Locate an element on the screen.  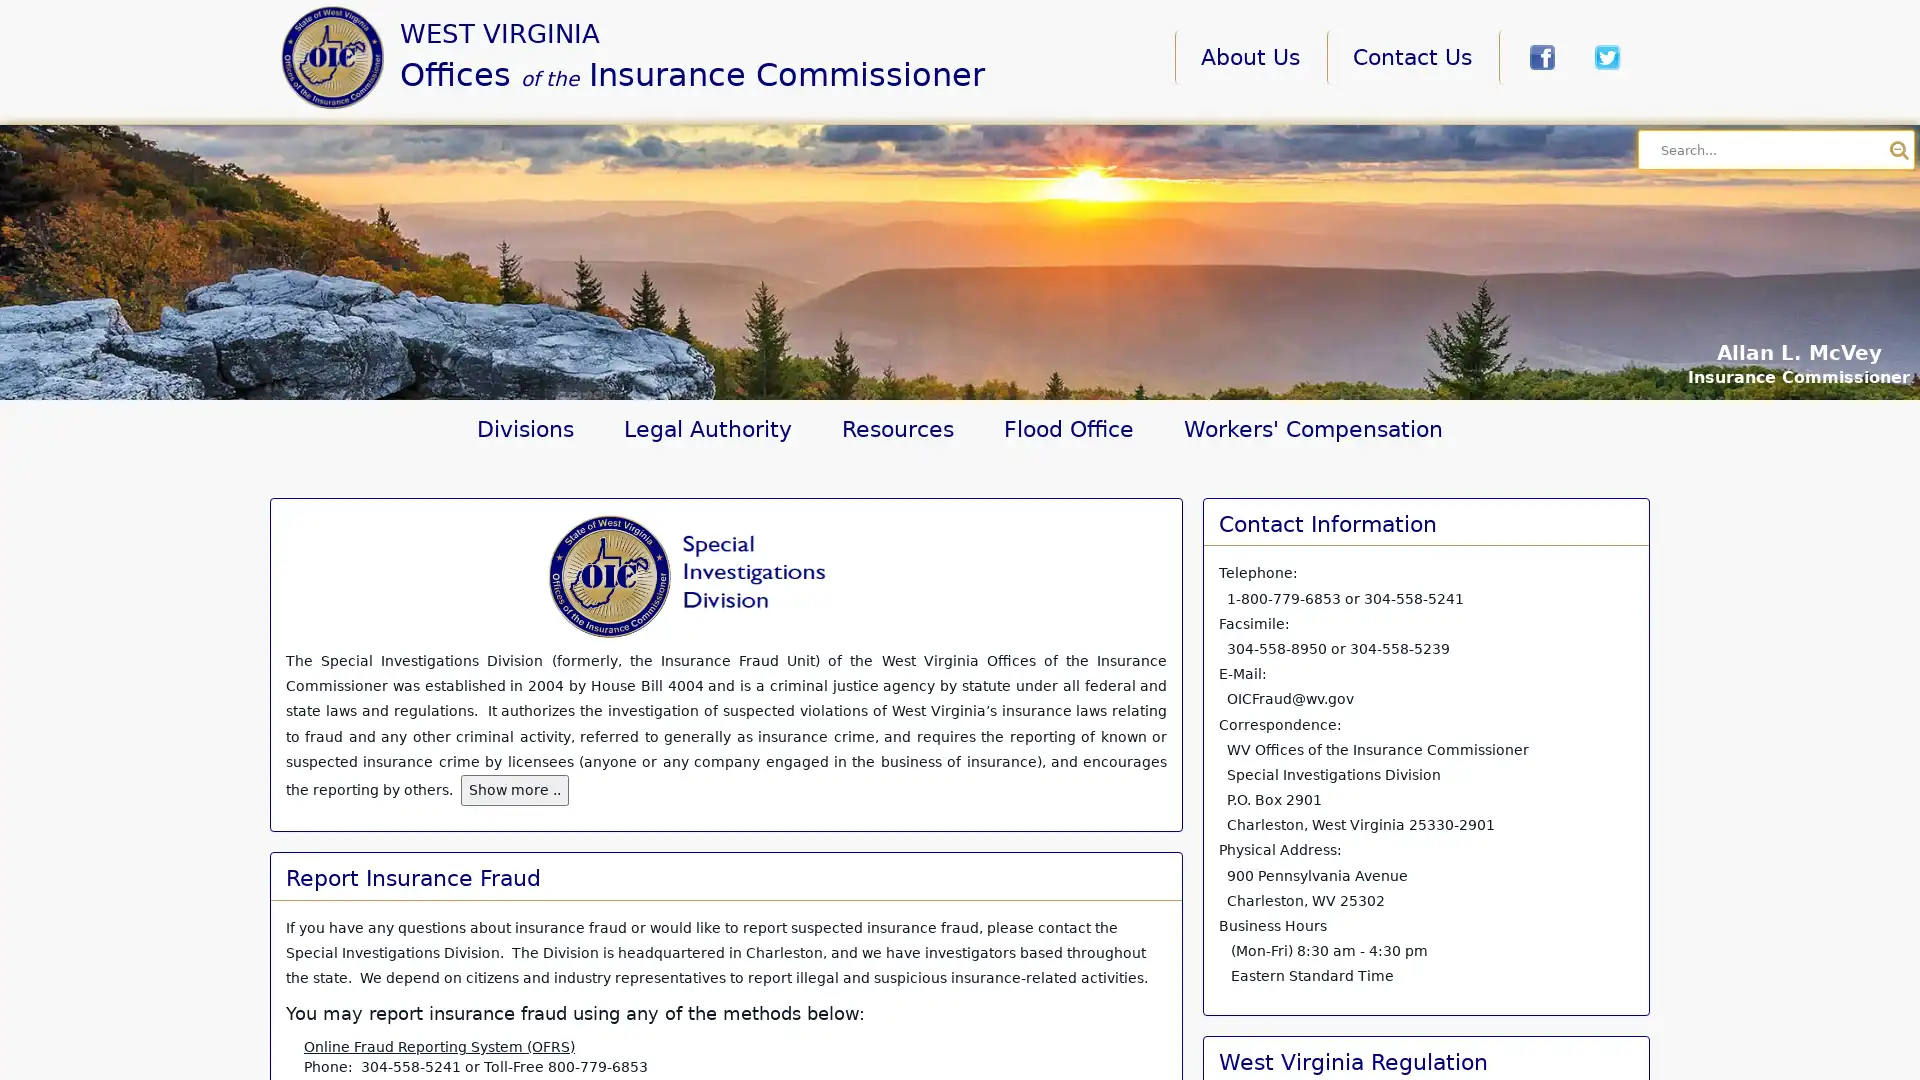
Show more .. is located at coordinates (514, 789).